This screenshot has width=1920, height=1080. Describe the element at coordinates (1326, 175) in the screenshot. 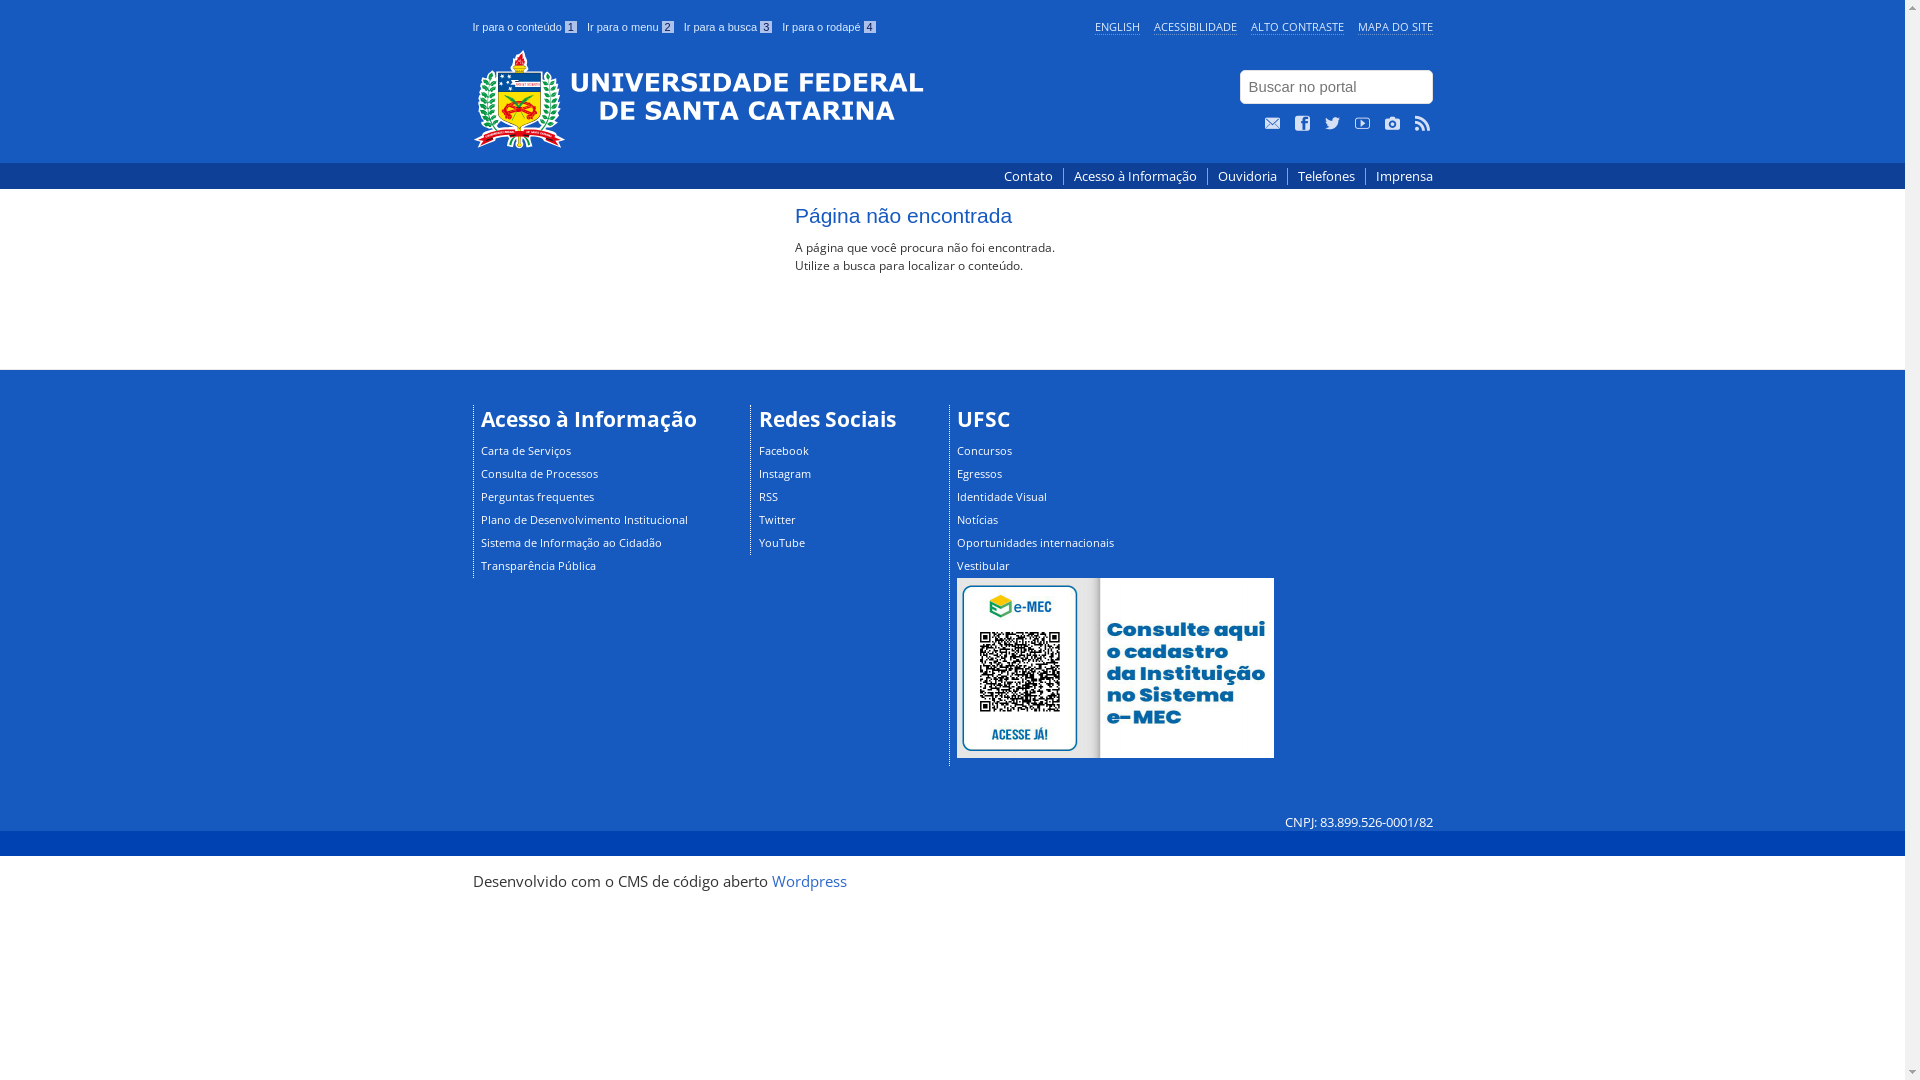

I see `'Telefones'` at that location.